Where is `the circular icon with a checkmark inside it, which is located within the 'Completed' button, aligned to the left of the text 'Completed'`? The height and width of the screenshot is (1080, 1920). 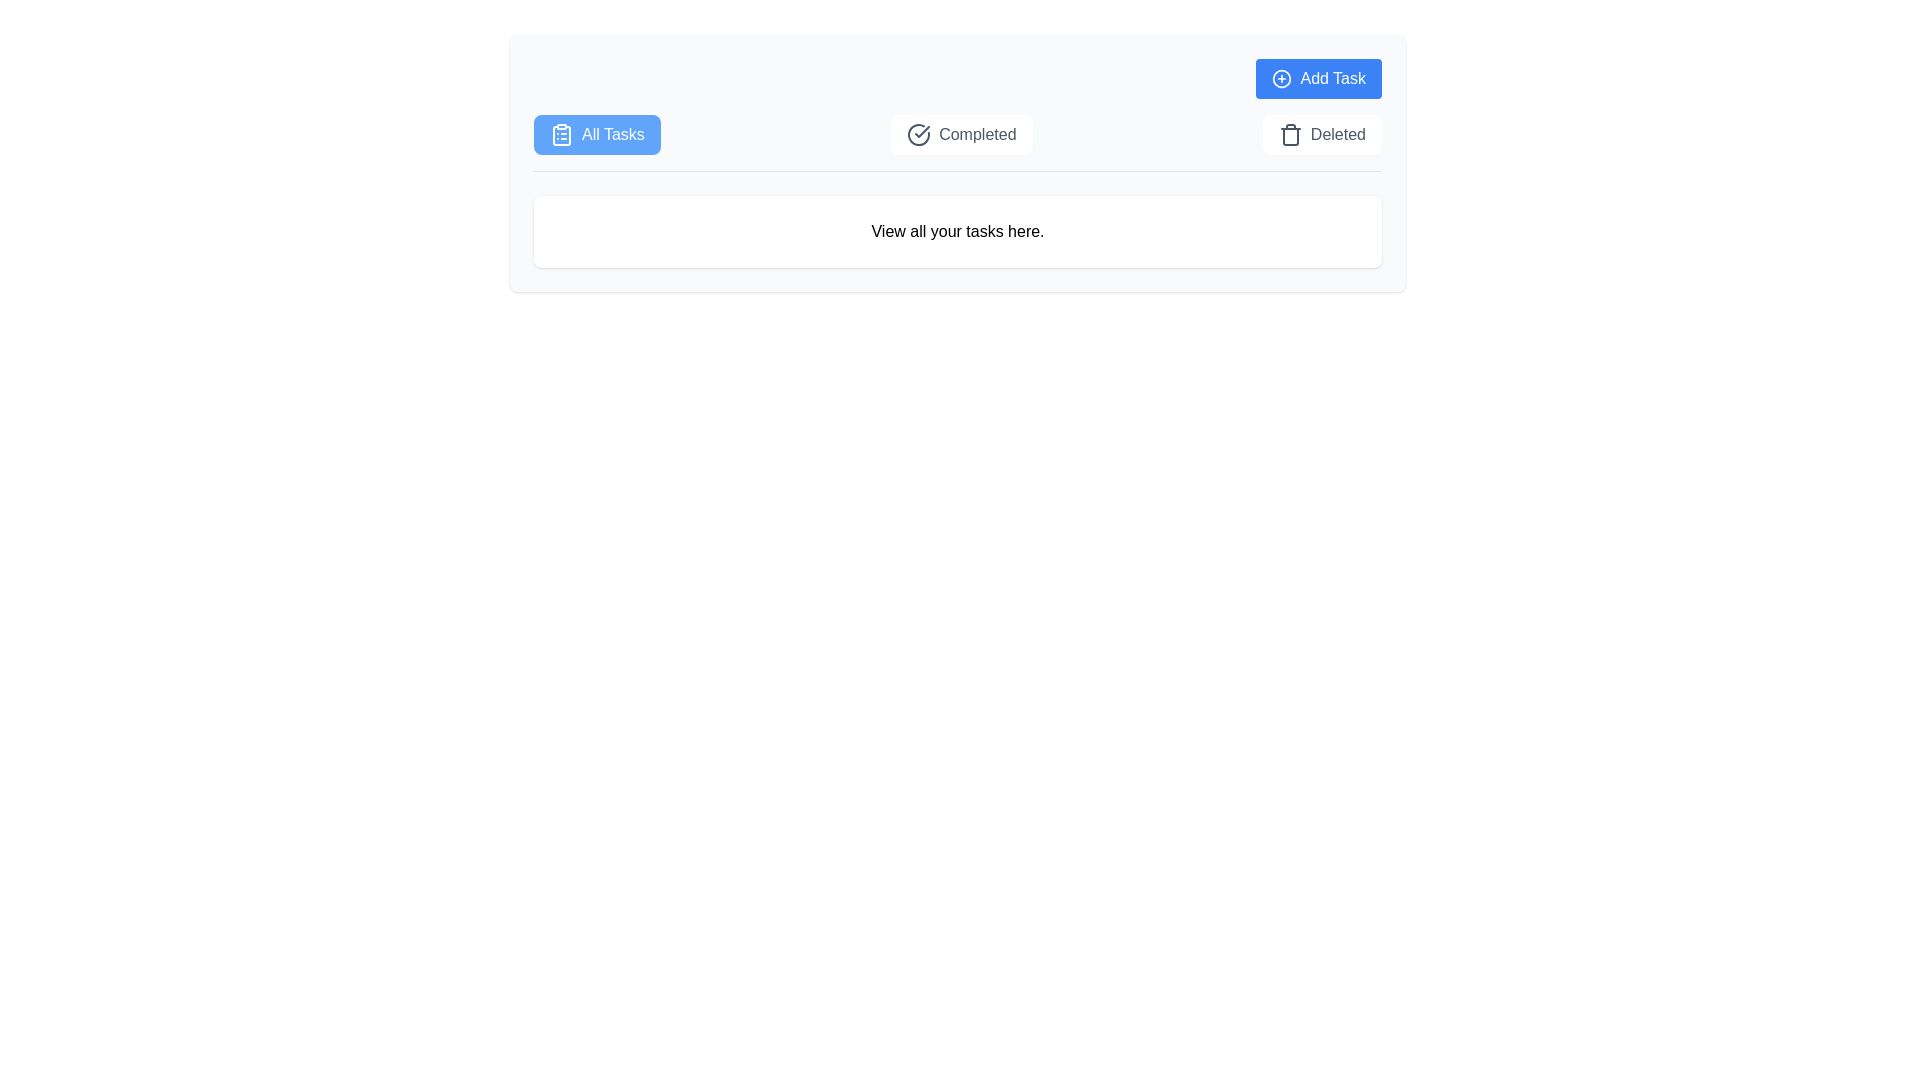
the circular icon with a checkmark inside it, which is located within the 'Completed' button, aligned to the left of the text 'Completed' is located at coordinates (918, 135).